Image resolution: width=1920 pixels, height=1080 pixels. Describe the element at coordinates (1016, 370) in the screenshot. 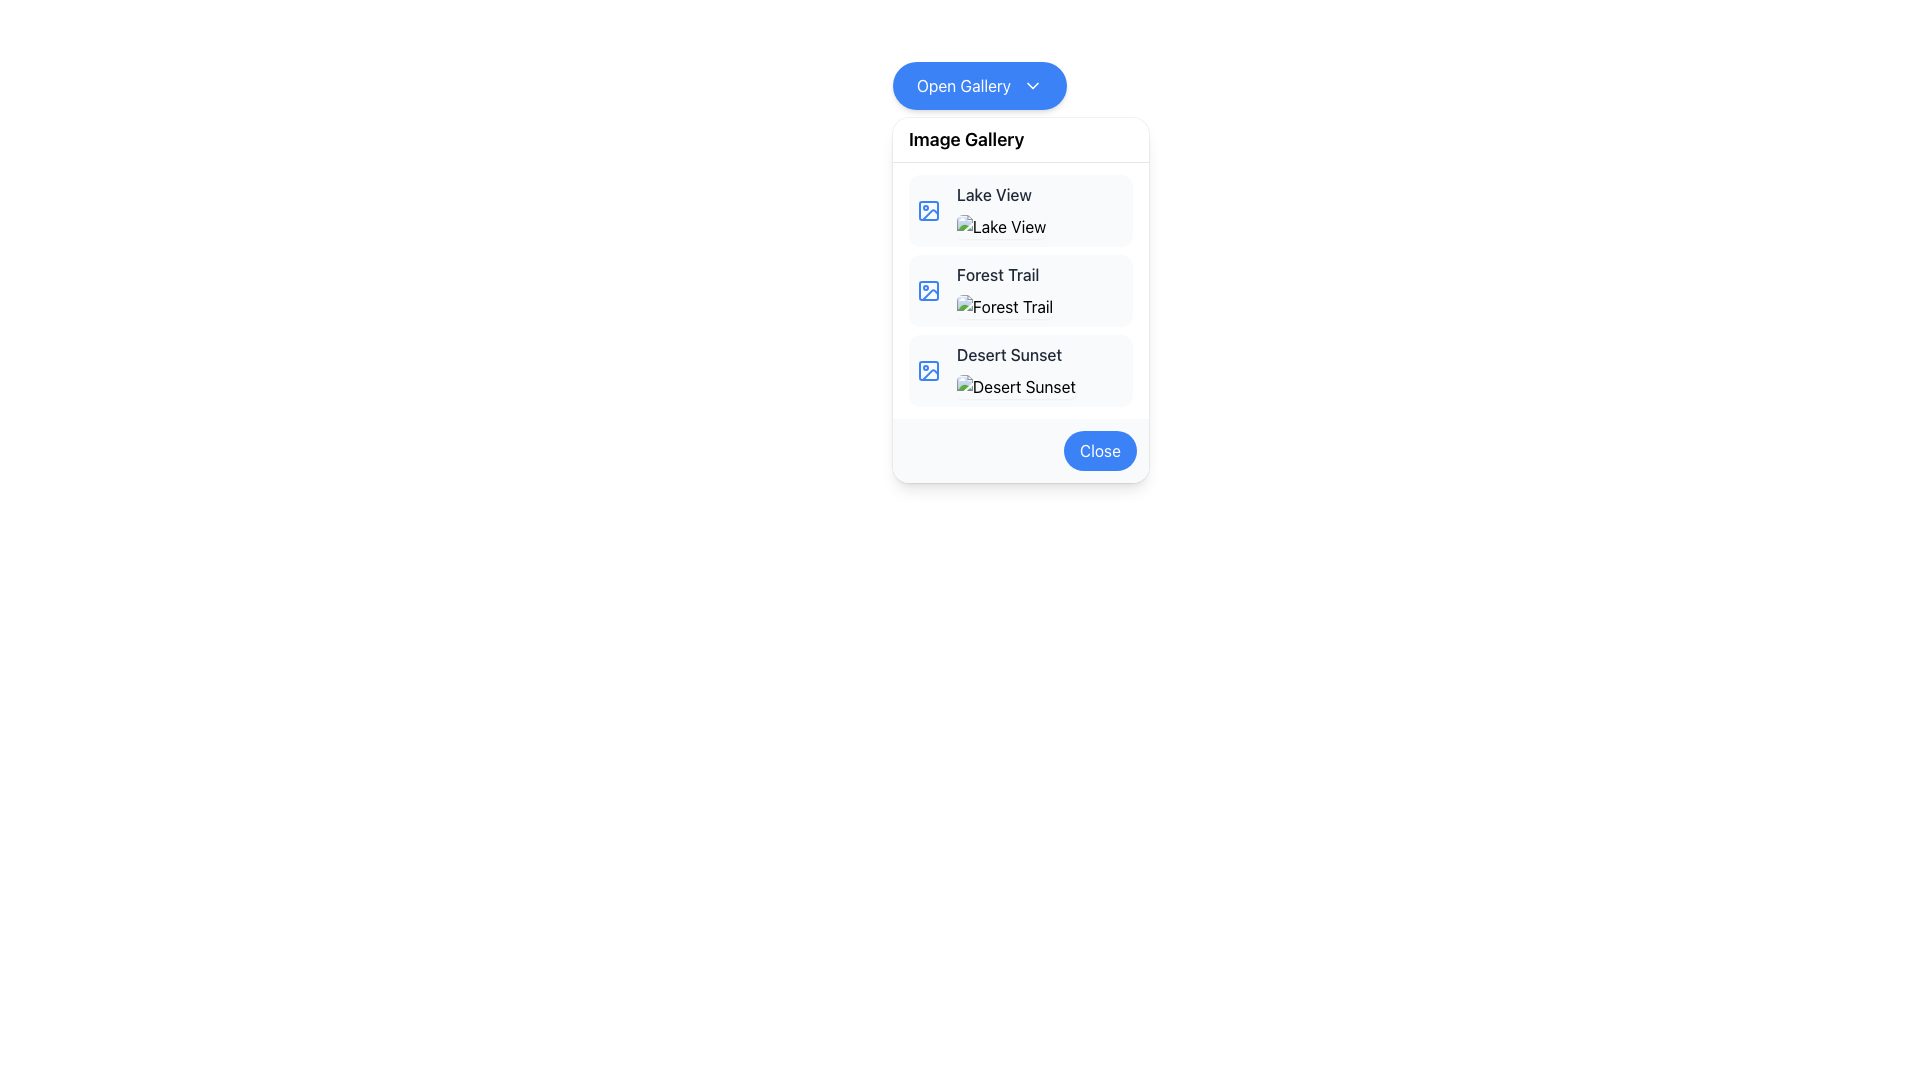

I see `the third item in the image gallery labeled 'Desert Sunset'` at that location.